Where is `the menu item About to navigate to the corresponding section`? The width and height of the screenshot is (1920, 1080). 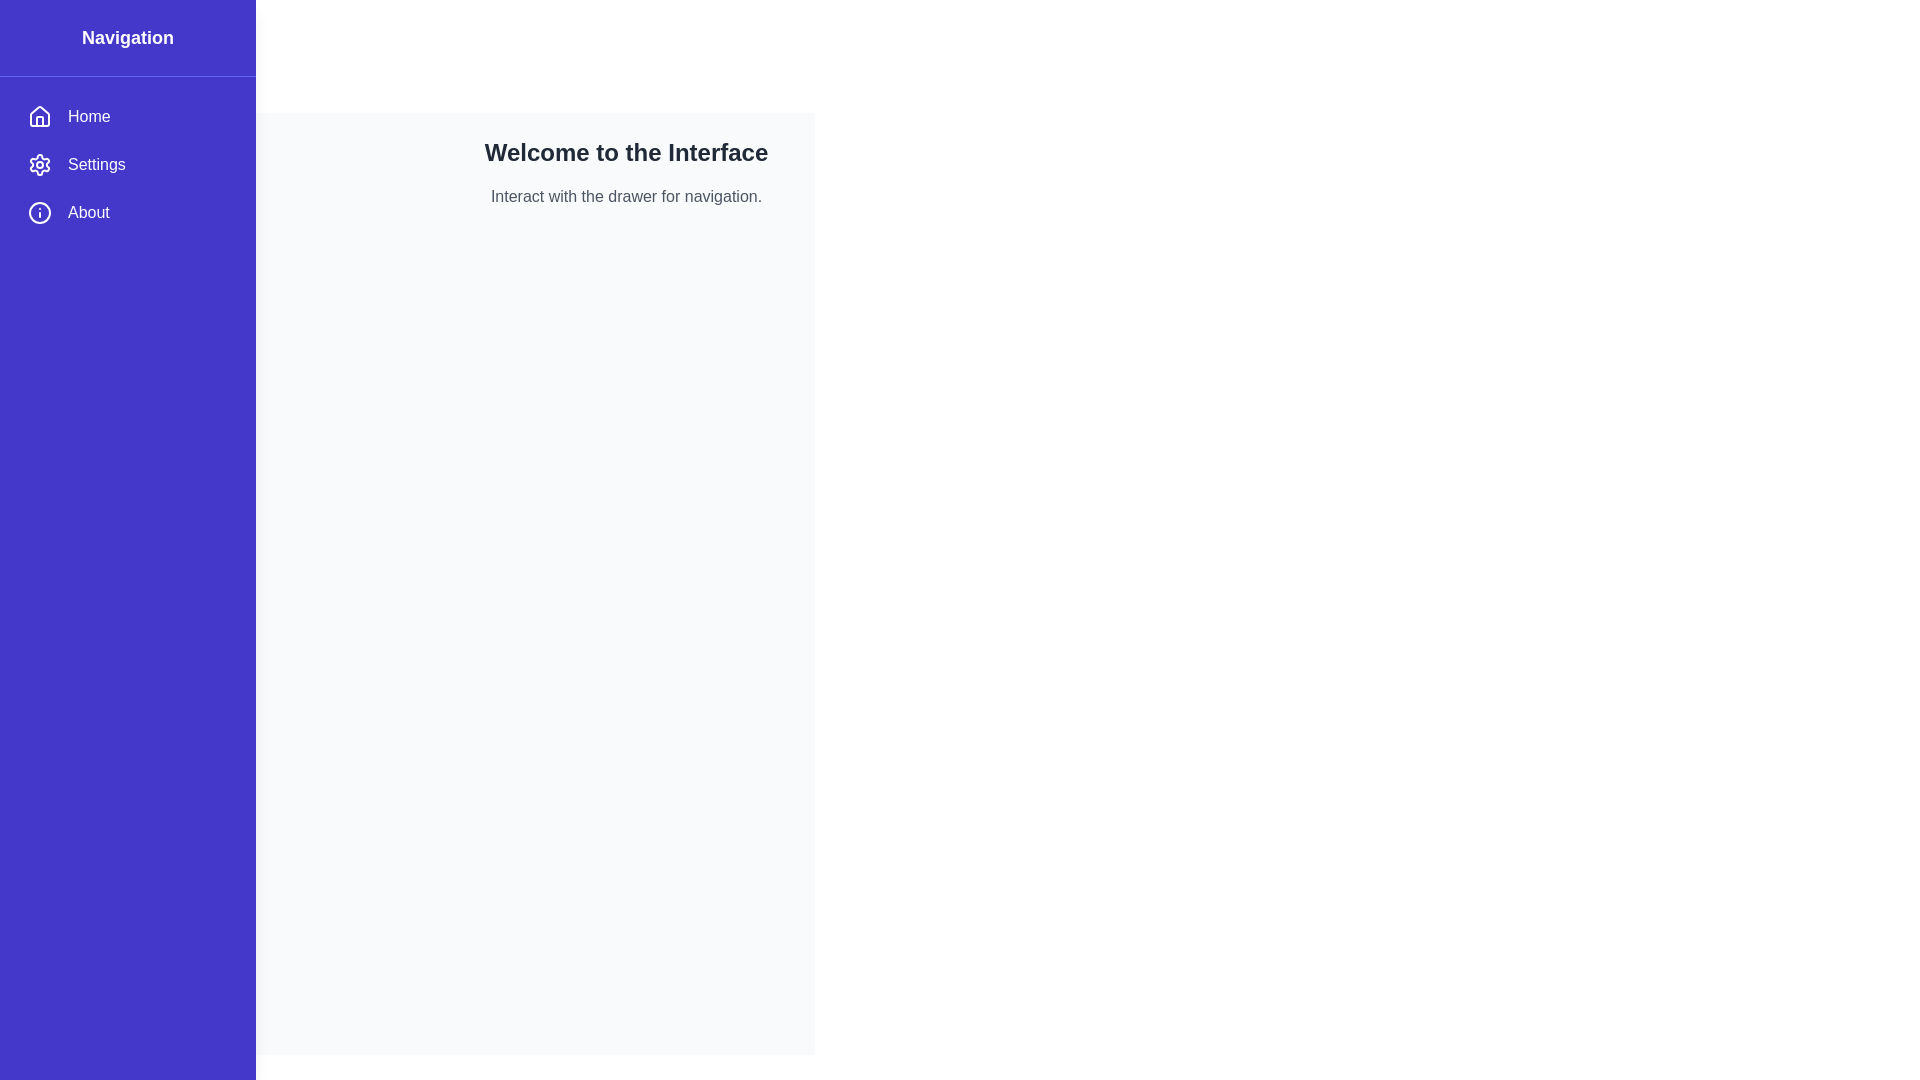
the menu item About to navigate to the corresponding section is located at coordinates (127, 212).